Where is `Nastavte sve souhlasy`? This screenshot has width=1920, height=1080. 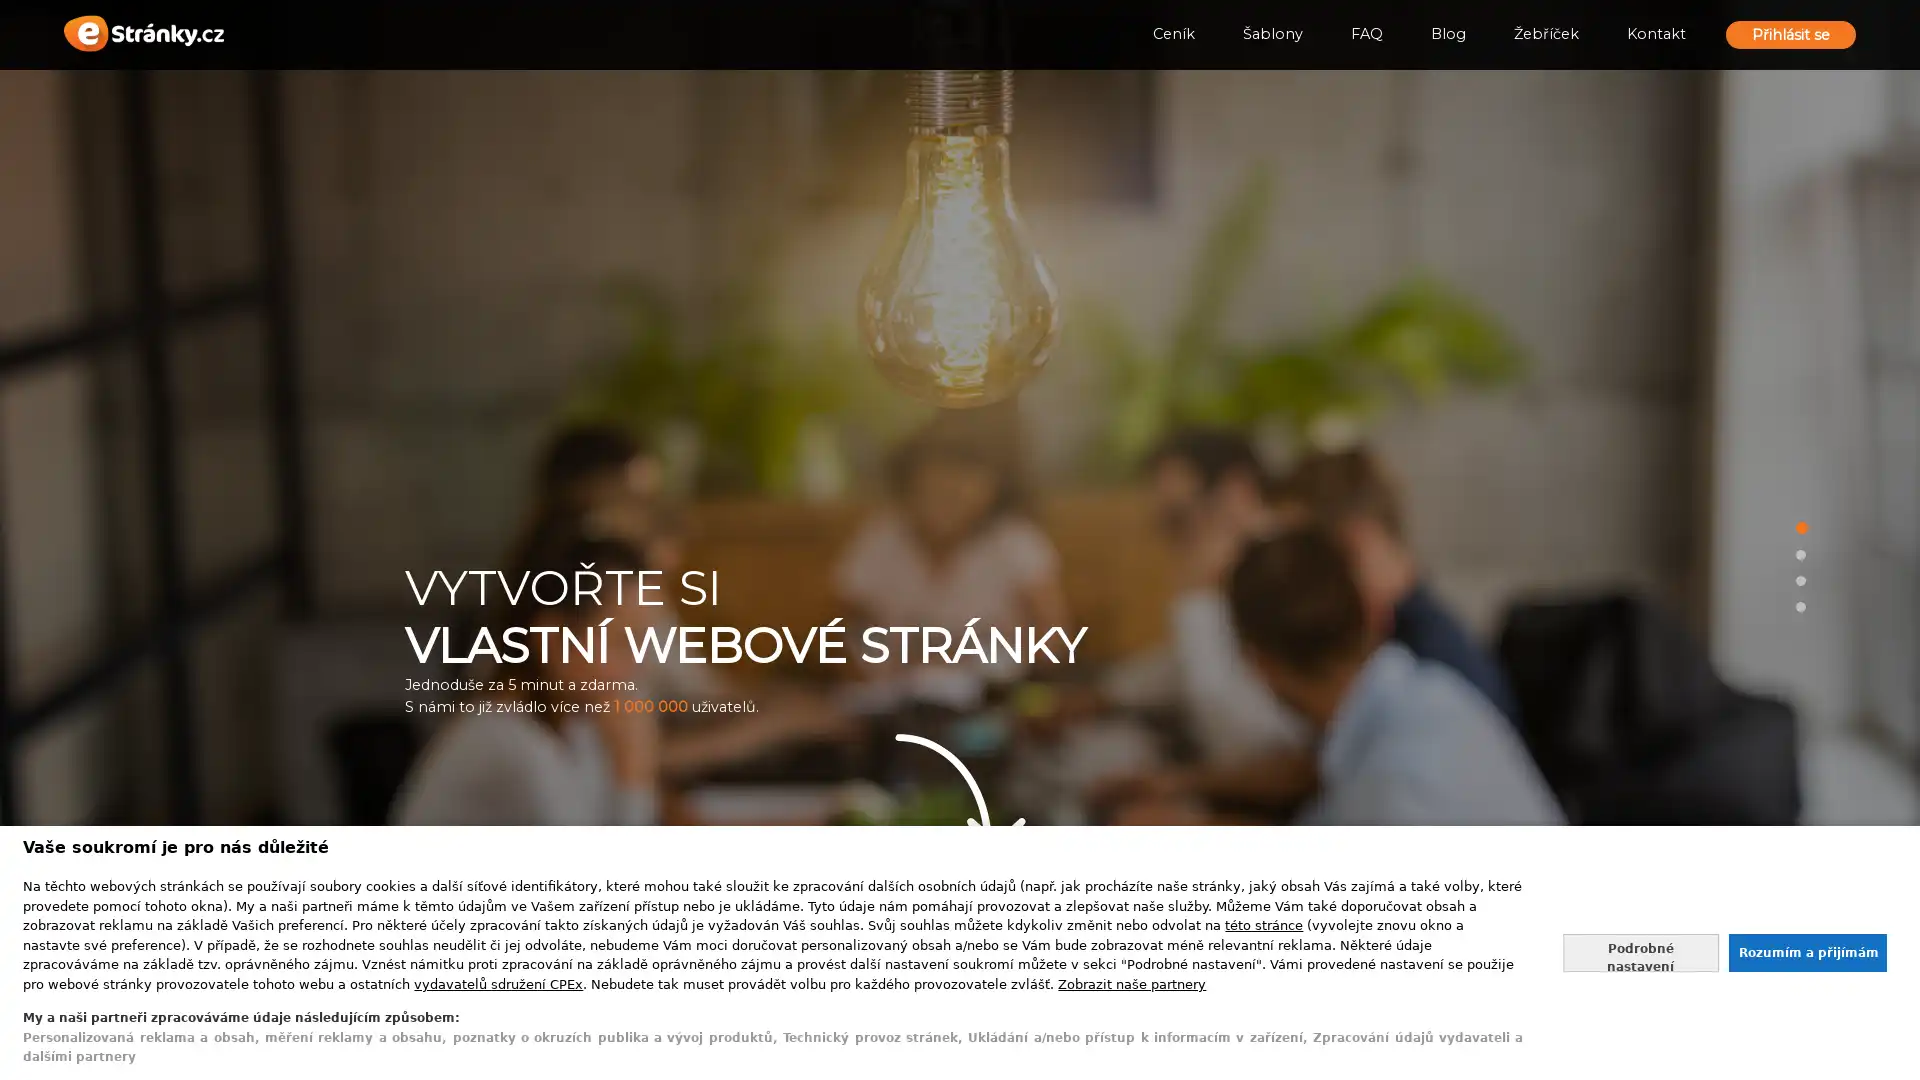 Nastavte sve souhlasy is located at coordinates (1640, 951).